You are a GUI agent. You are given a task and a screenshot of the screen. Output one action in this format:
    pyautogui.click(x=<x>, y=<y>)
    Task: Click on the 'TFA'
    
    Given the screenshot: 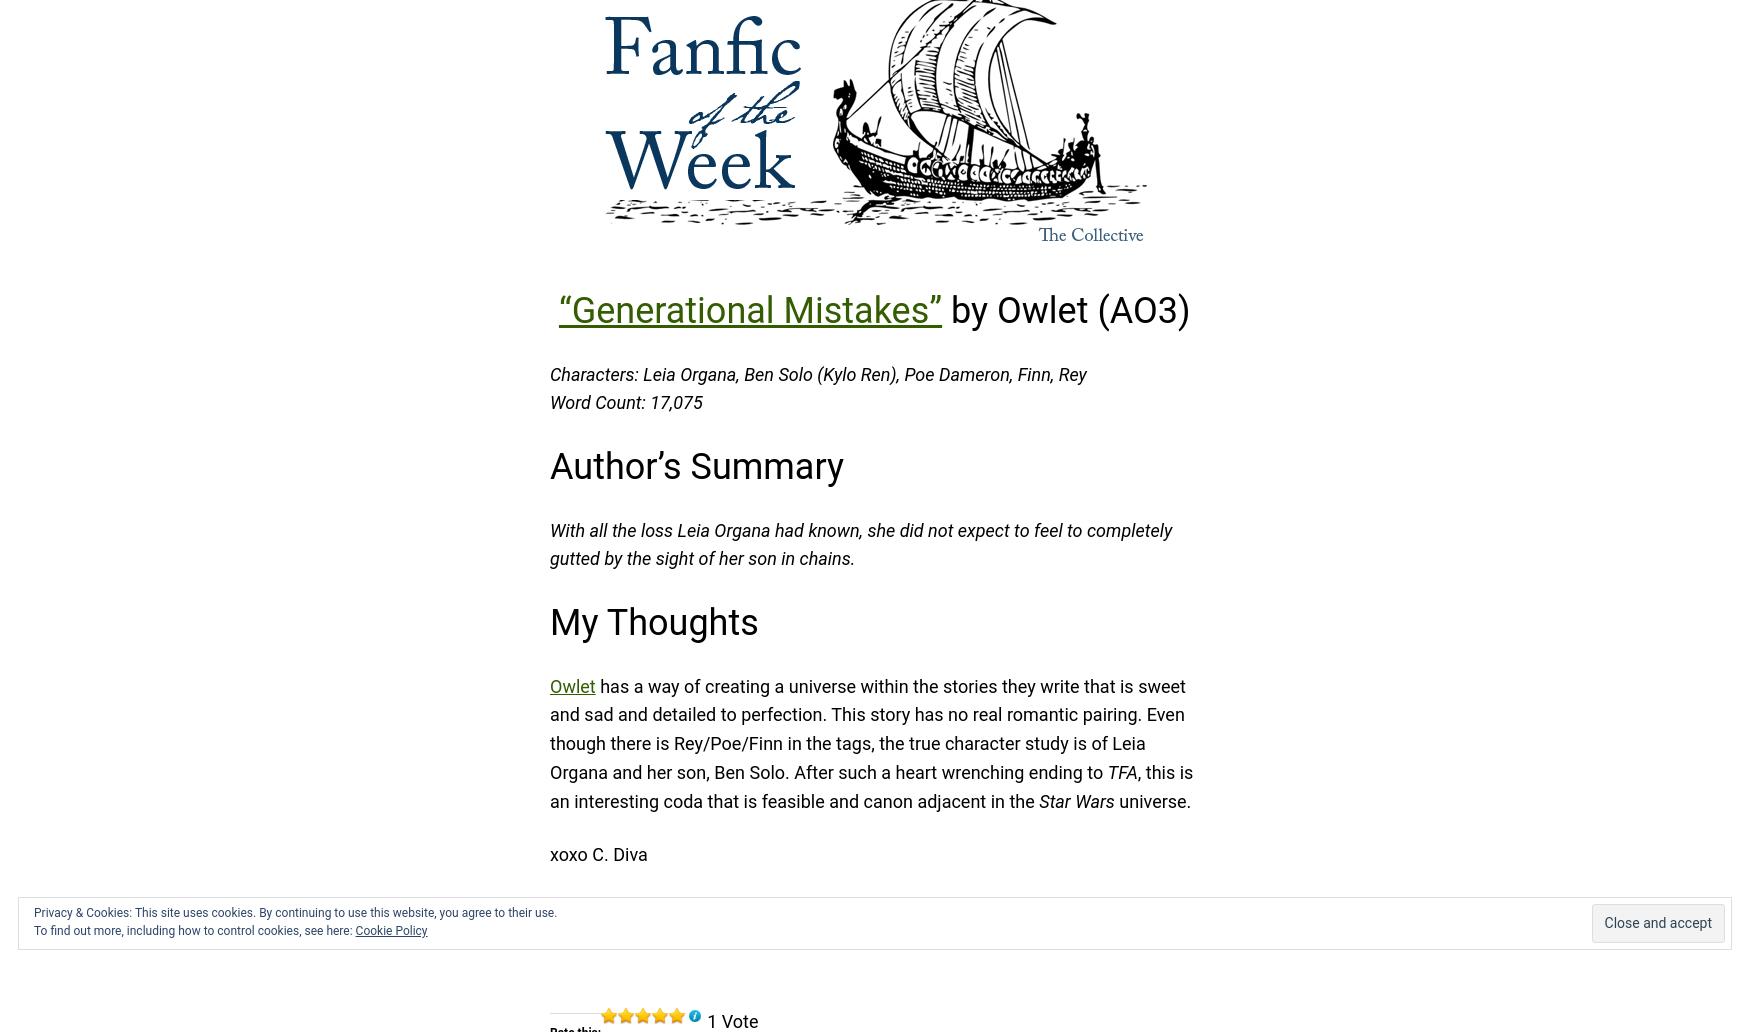 What is the action you would take?
    pyautogui.click(x=1121, y=770)
    